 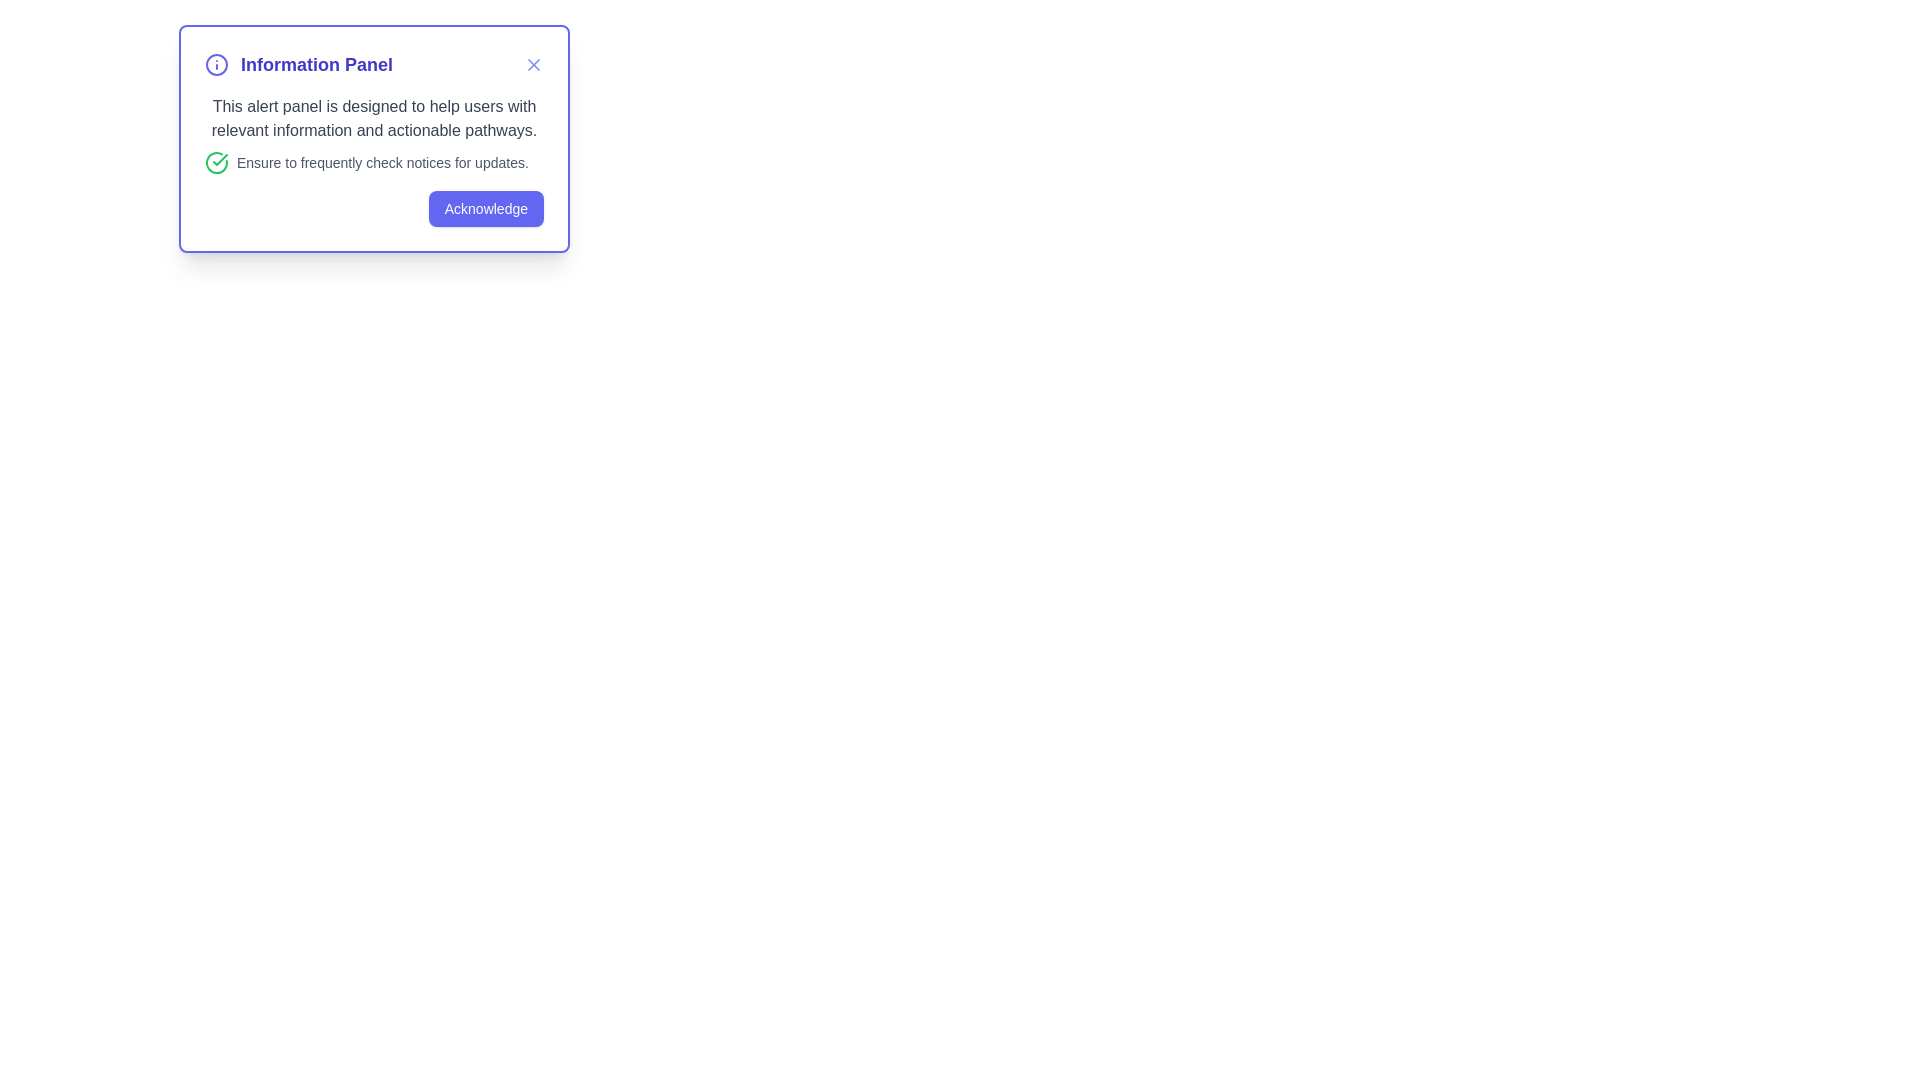 I want to click on the close button located at the top-right corner of the Information Panel, so click(x=533, y=64).